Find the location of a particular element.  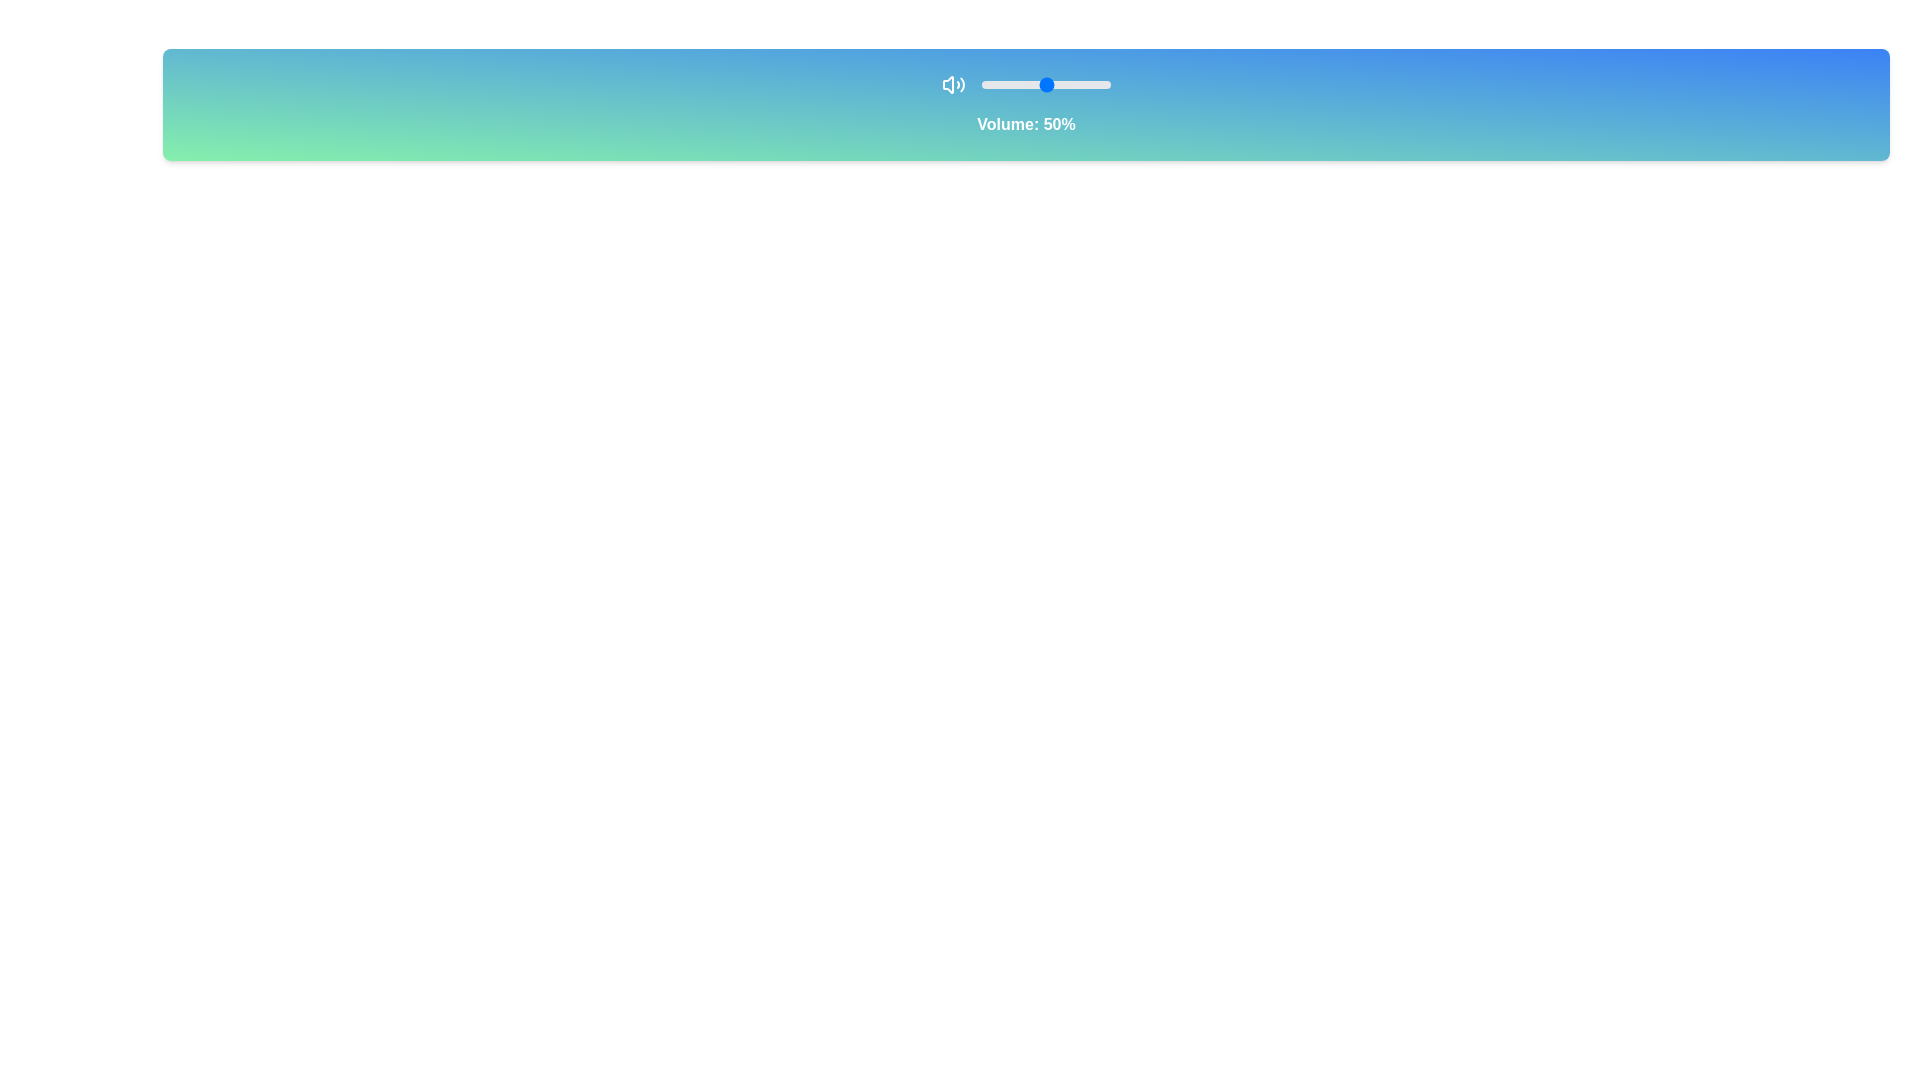

the slider is located at coordinates (1019, 83).